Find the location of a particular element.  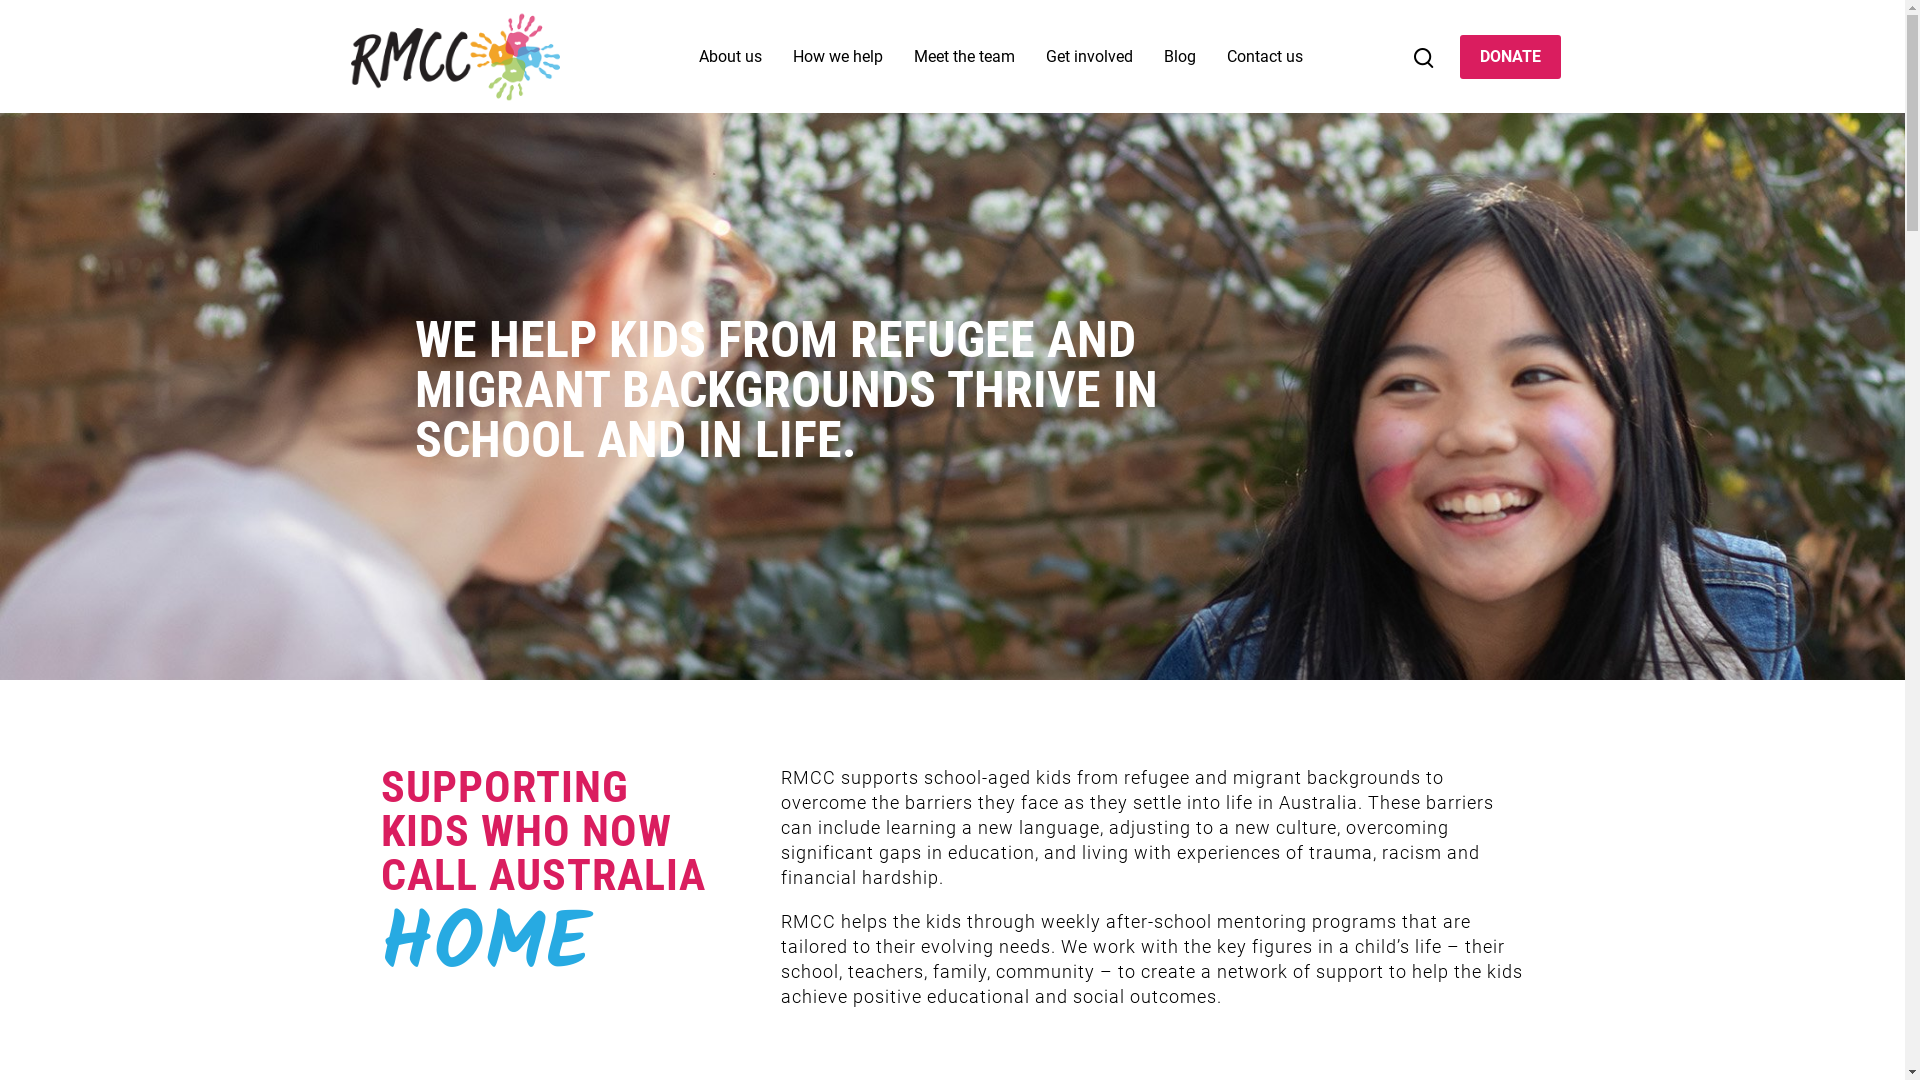

'Get involved' is located at coordinates (1088, 65).